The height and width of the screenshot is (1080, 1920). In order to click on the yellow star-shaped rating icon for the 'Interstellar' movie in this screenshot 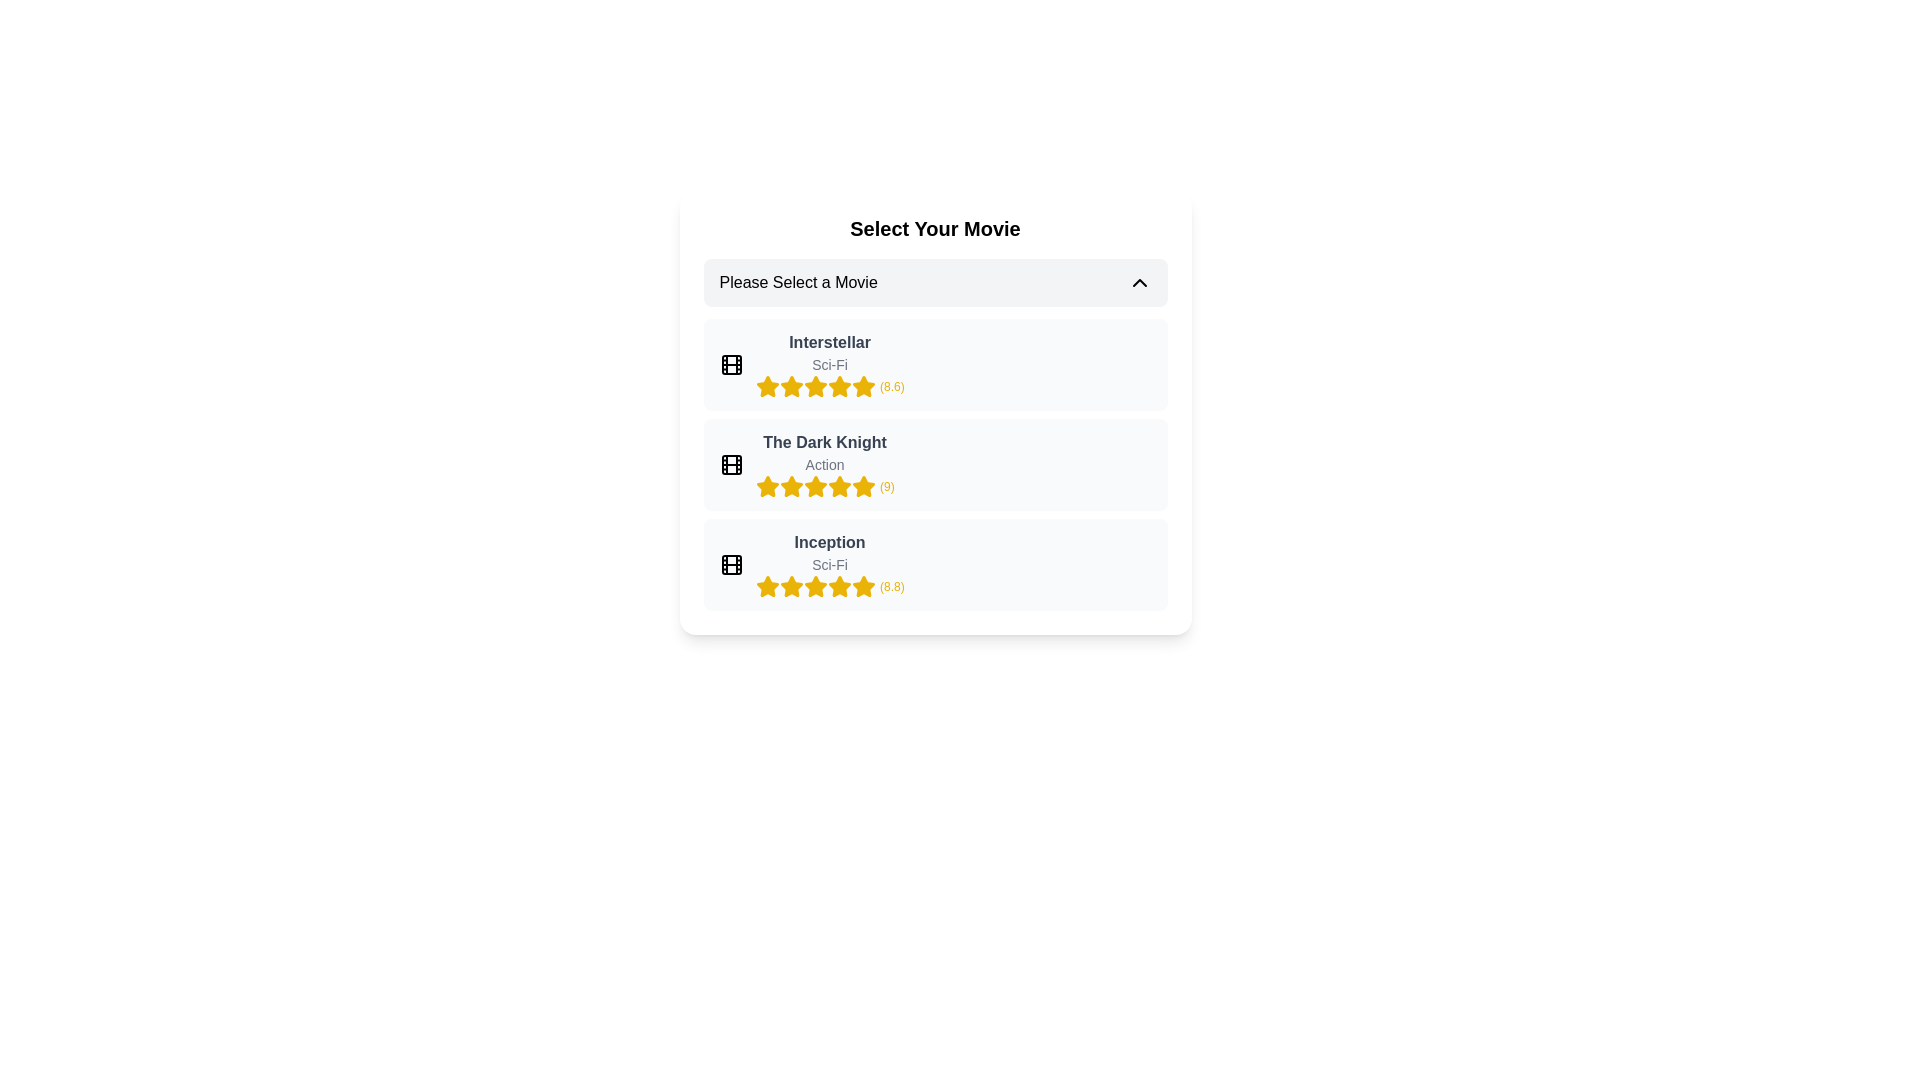, I will do `click(766, 386)`.